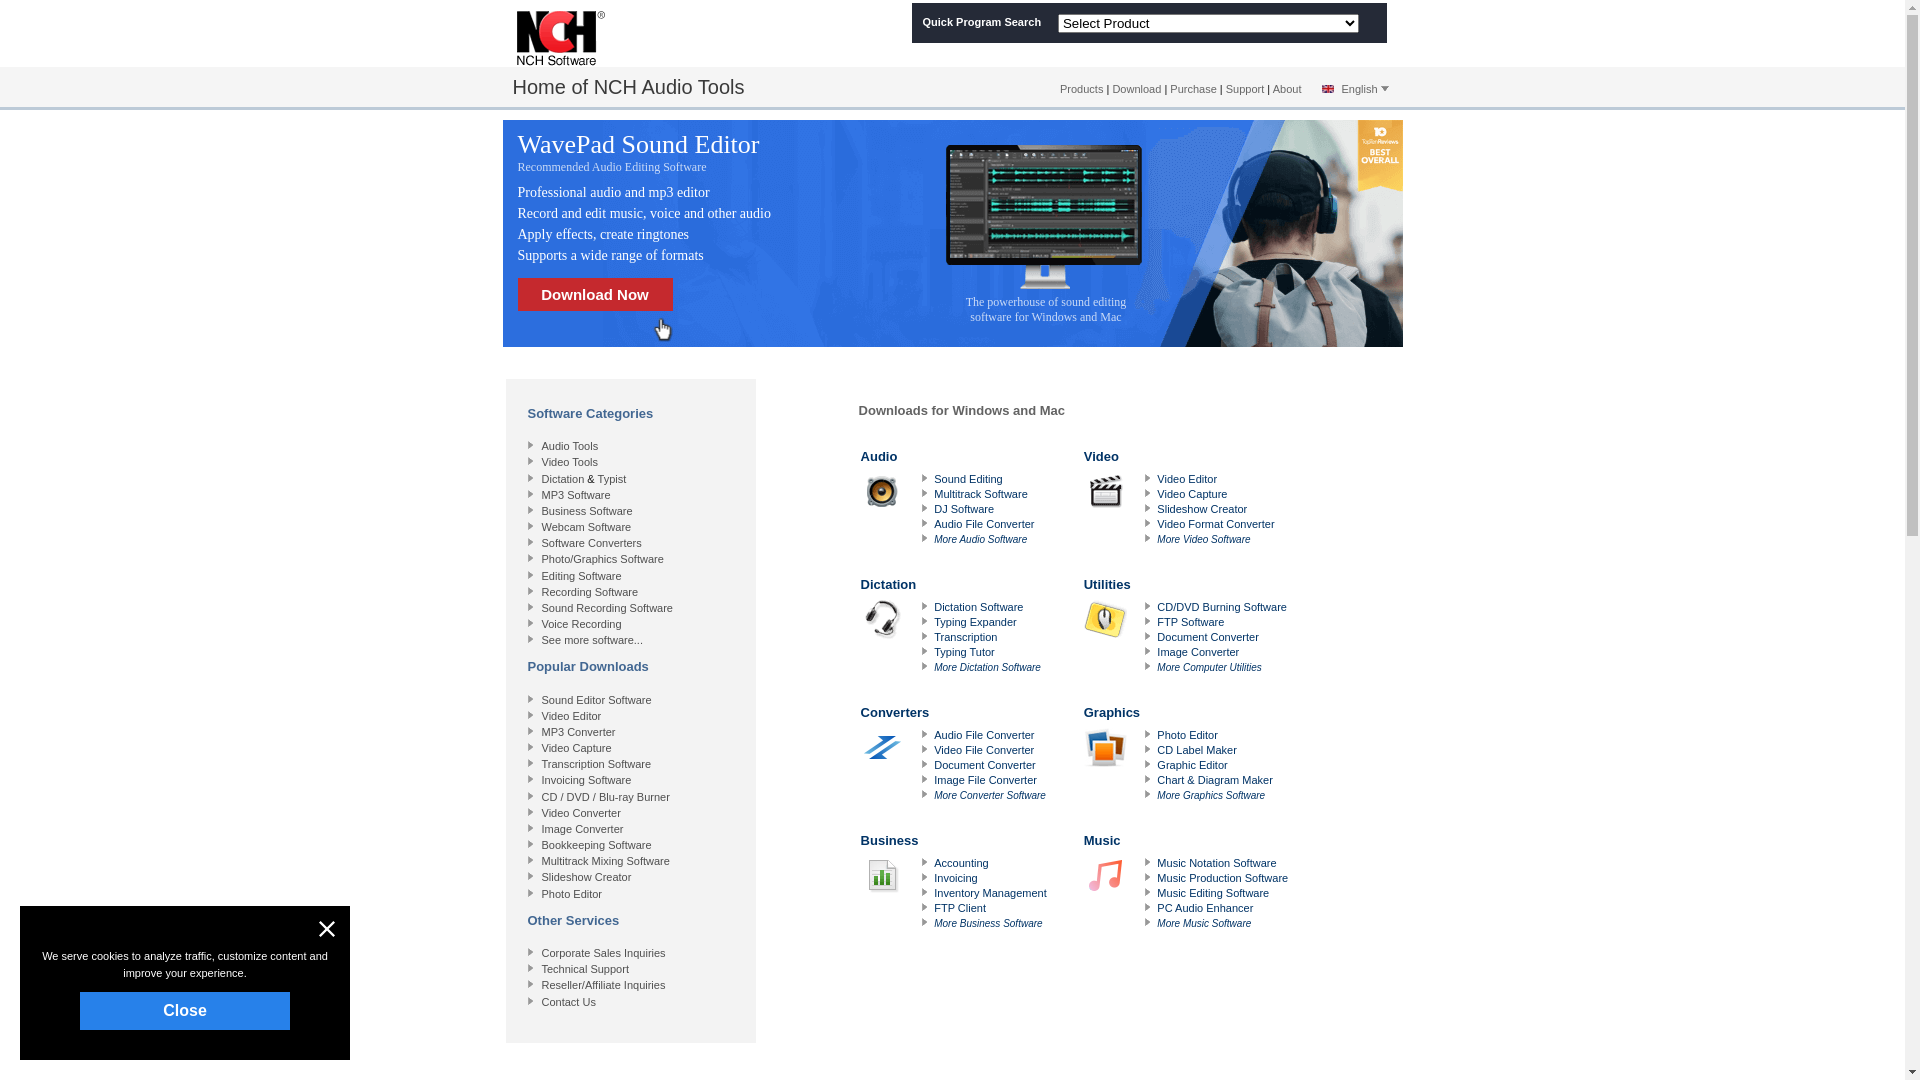 The width and height of the screenshot is (1920, 1080). What do you see at coordinates (1156, 478) in the screenshot?
I see `'Video Editor'` at bounding box center [1156, 478].